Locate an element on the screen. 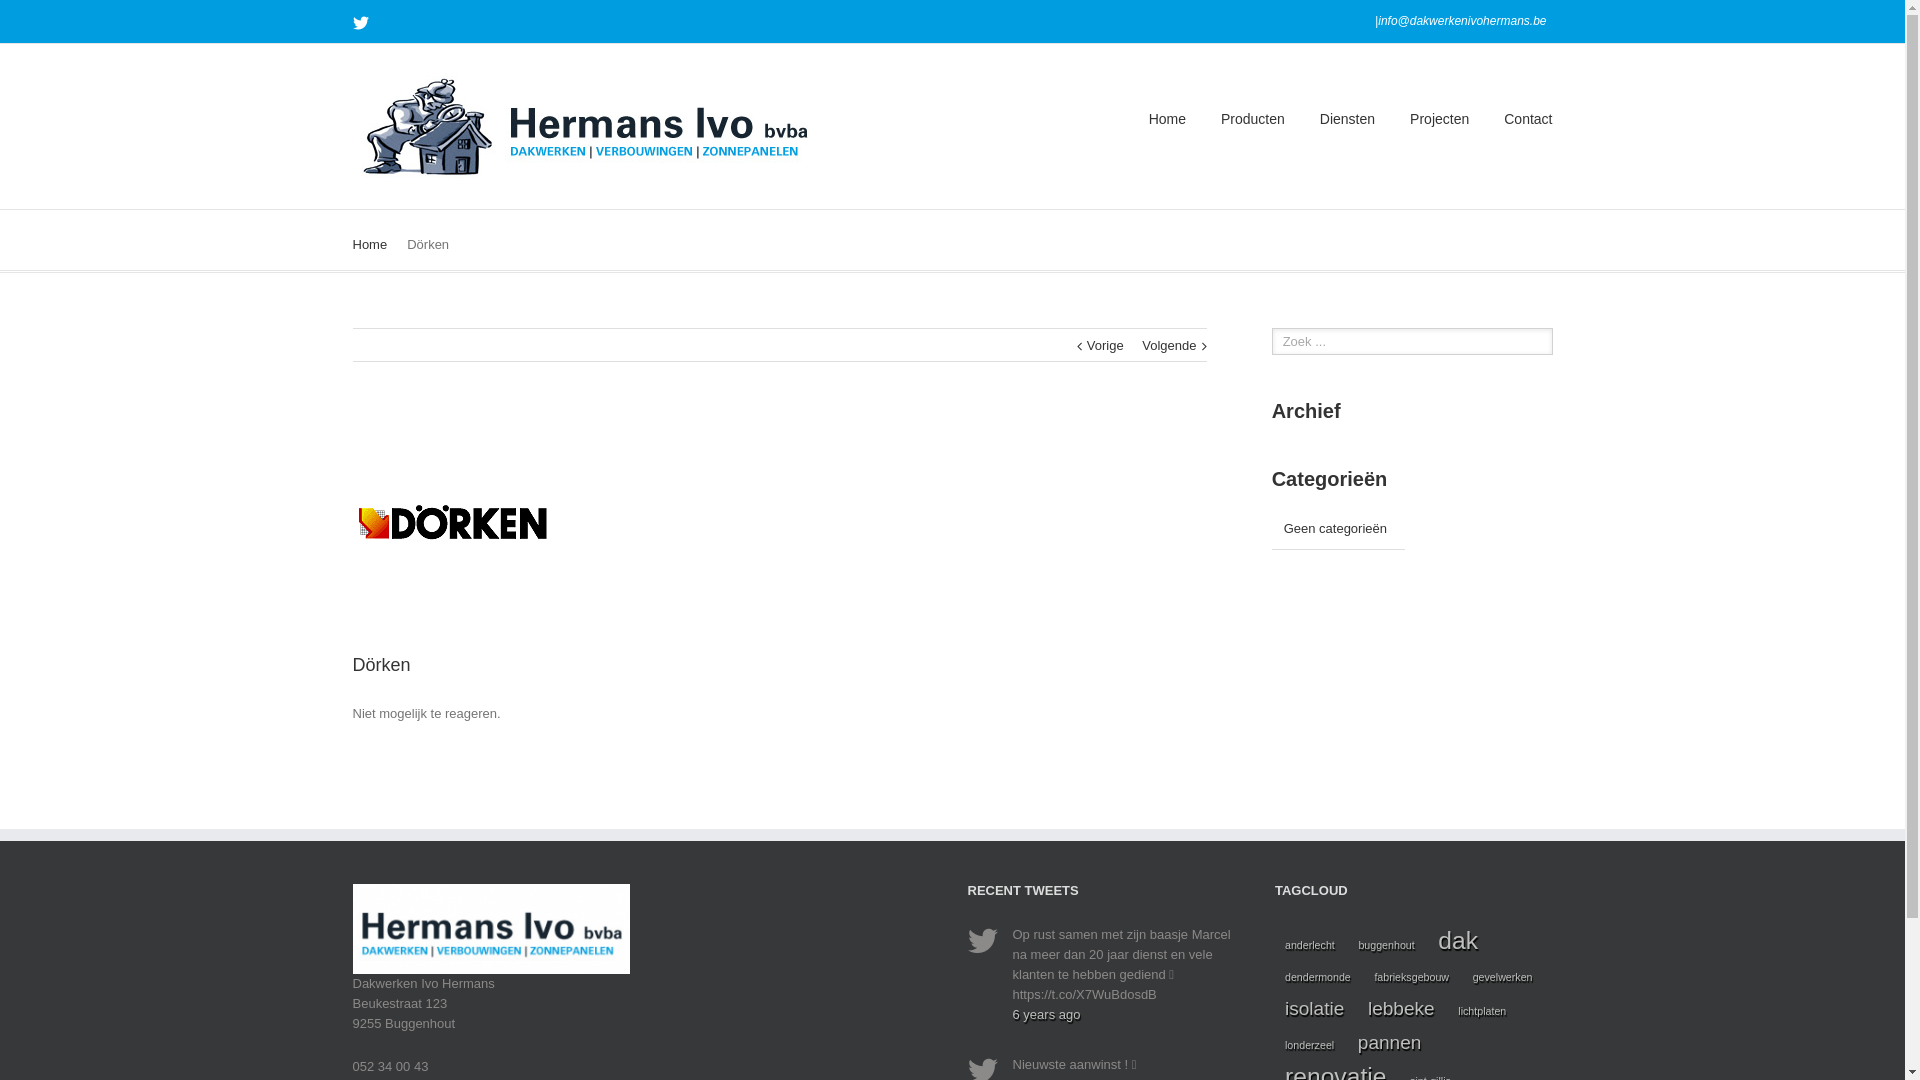 This screenshot has height=1080, width=1920. 'dendermonde' is located at coordinates (1318, 975).